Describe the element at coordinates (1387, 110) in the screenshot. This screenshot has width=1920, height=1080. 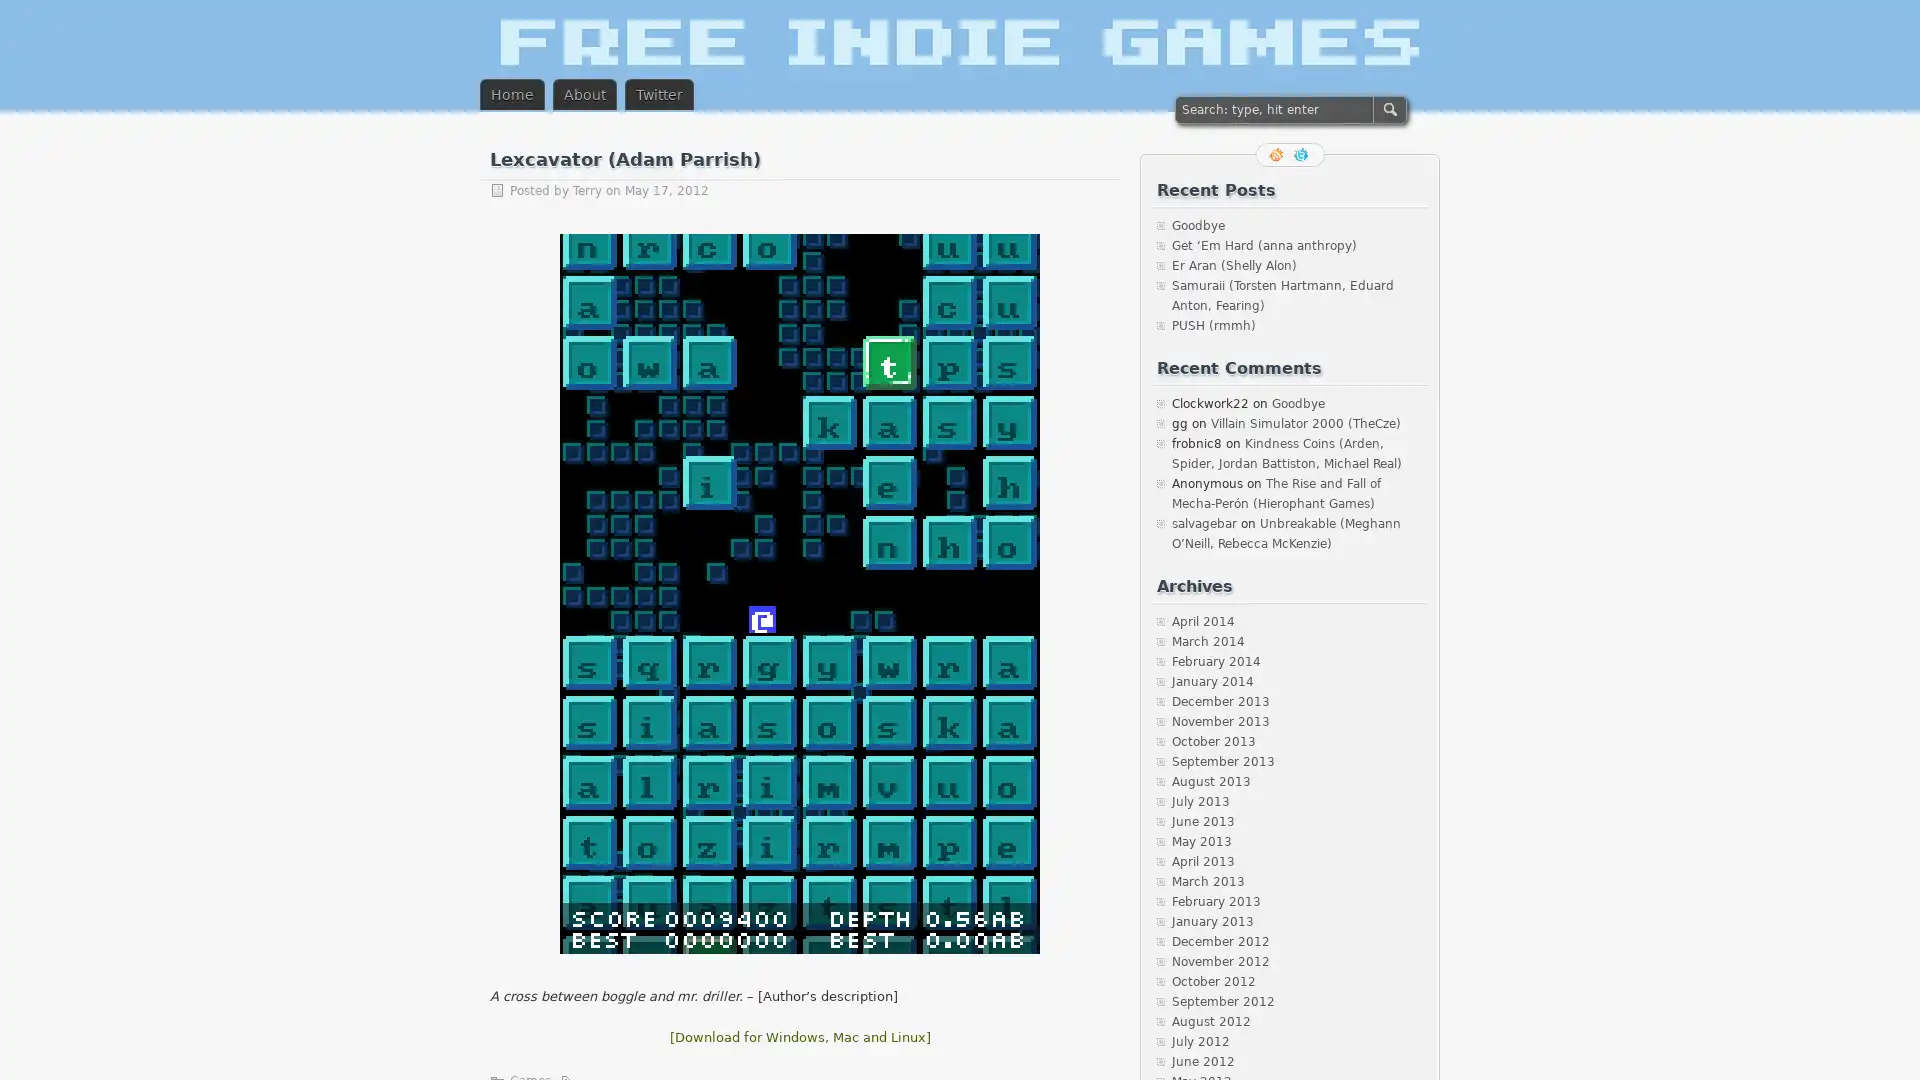
I see `SEARCH` at that location.